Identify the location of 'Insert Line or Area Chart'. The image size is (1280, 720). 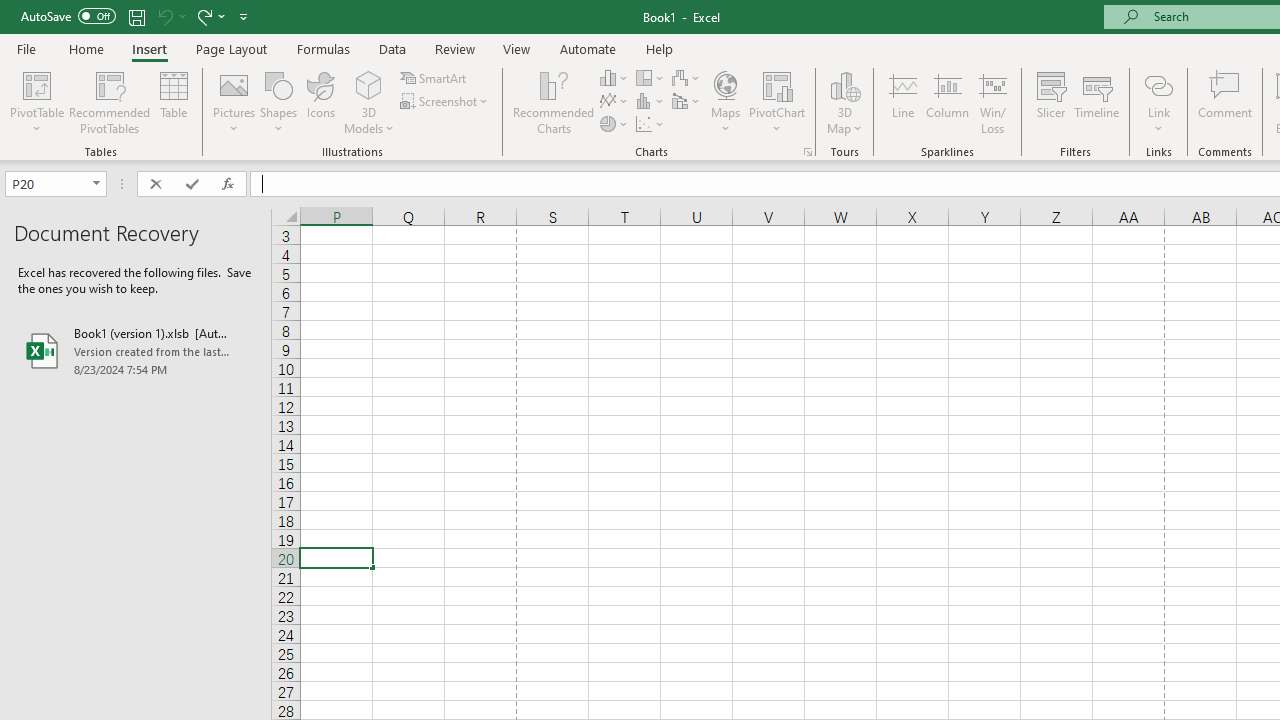
(614, 101).